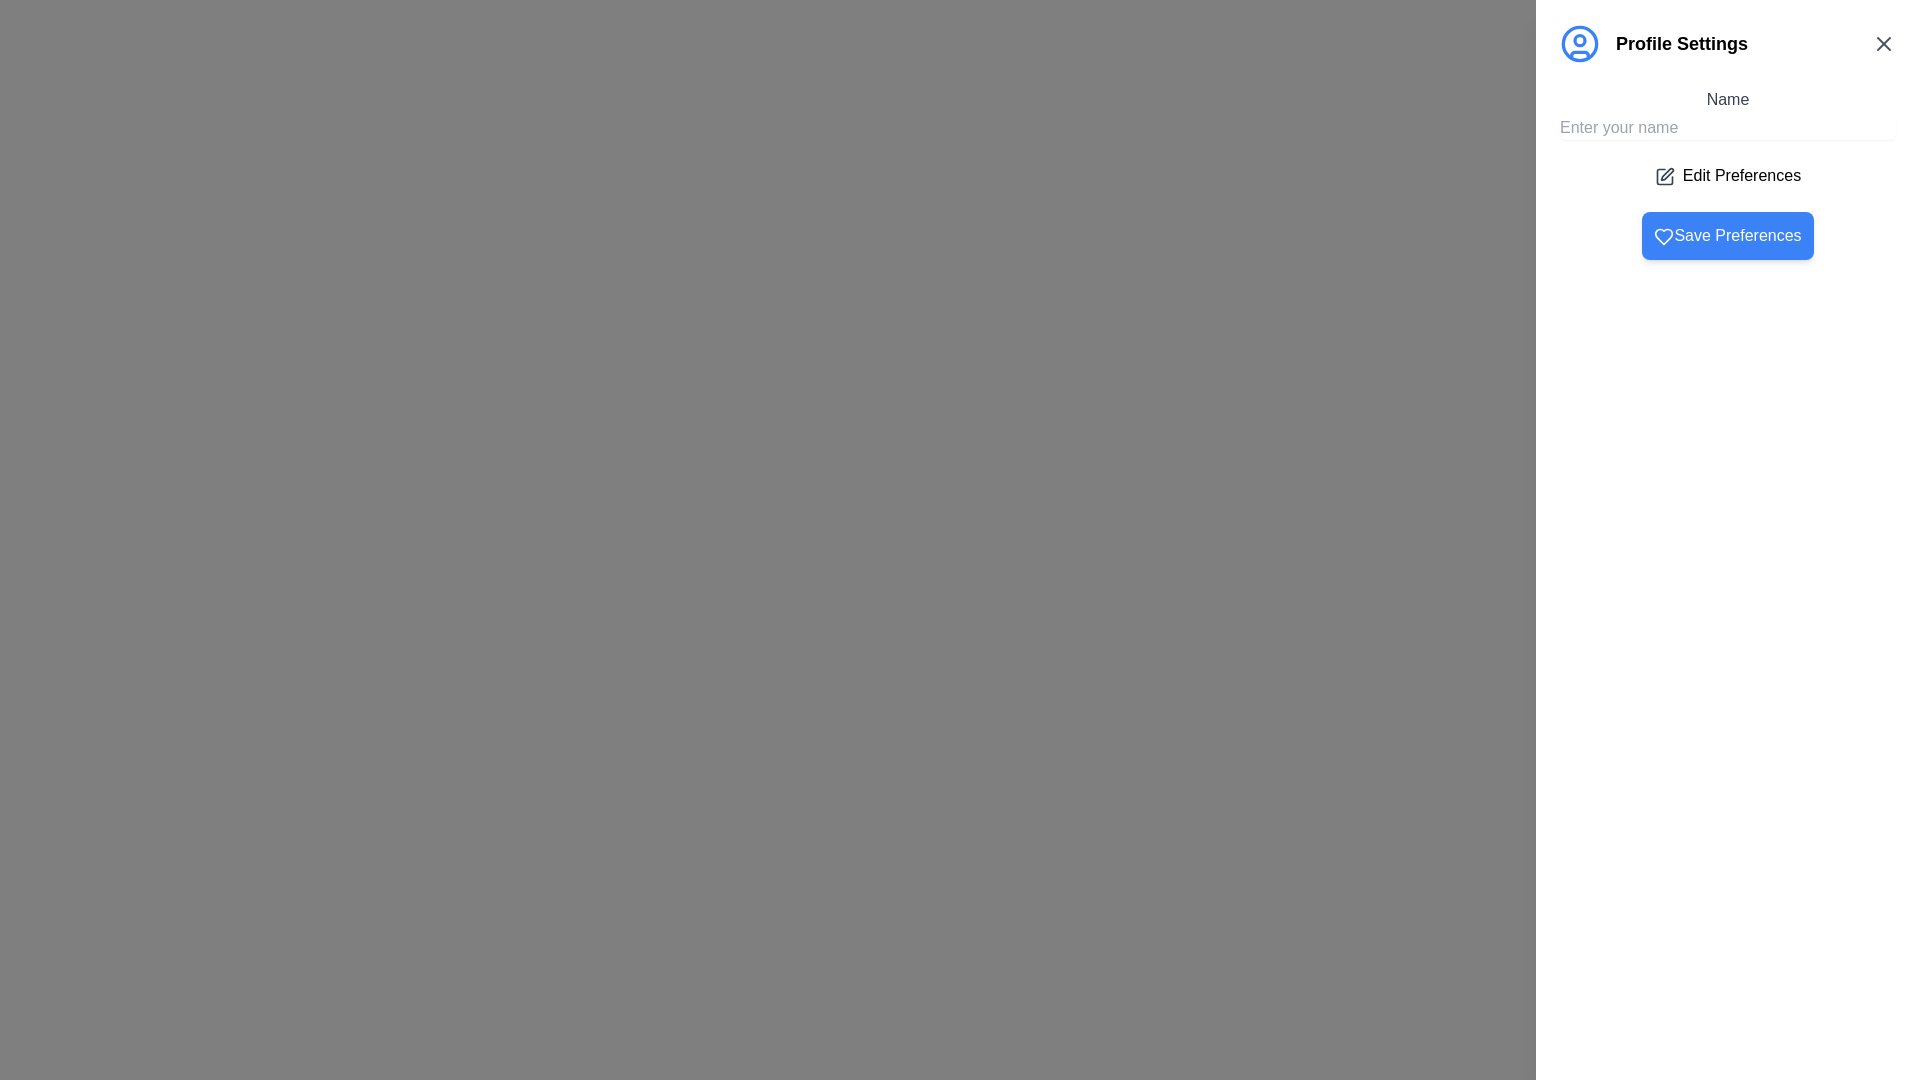 This screenshot has width=1920, height=1080. Describe the element at coordinates (1664, 175) in the screenshot. I see `the square-shaped document icon with a folding pen overlay located near the top of the right sidebar, below the 'Profile Settings' title and to the left of the 'Edit Preferences' checkbox` at that location.